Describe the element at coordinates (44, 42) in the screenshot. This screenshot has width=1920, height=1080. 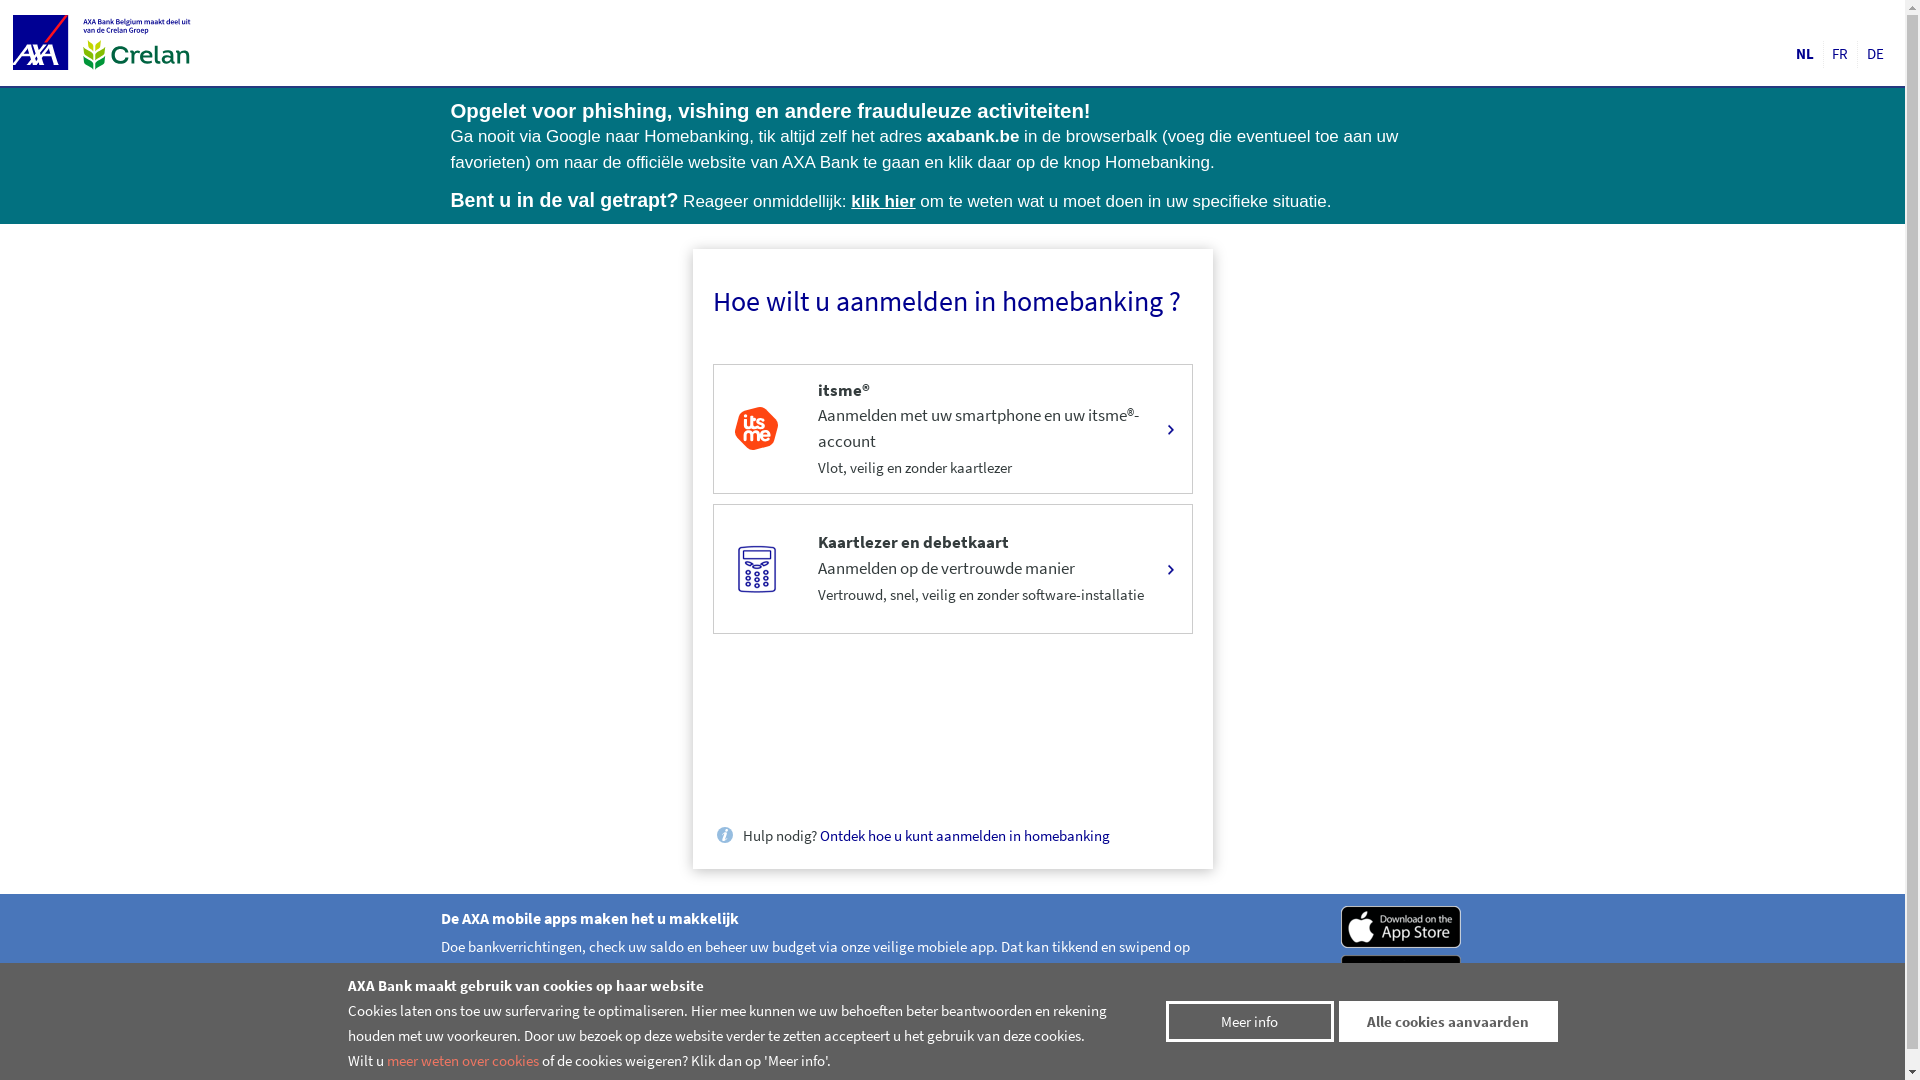
I see `'AXA Homebanking'` at that location.